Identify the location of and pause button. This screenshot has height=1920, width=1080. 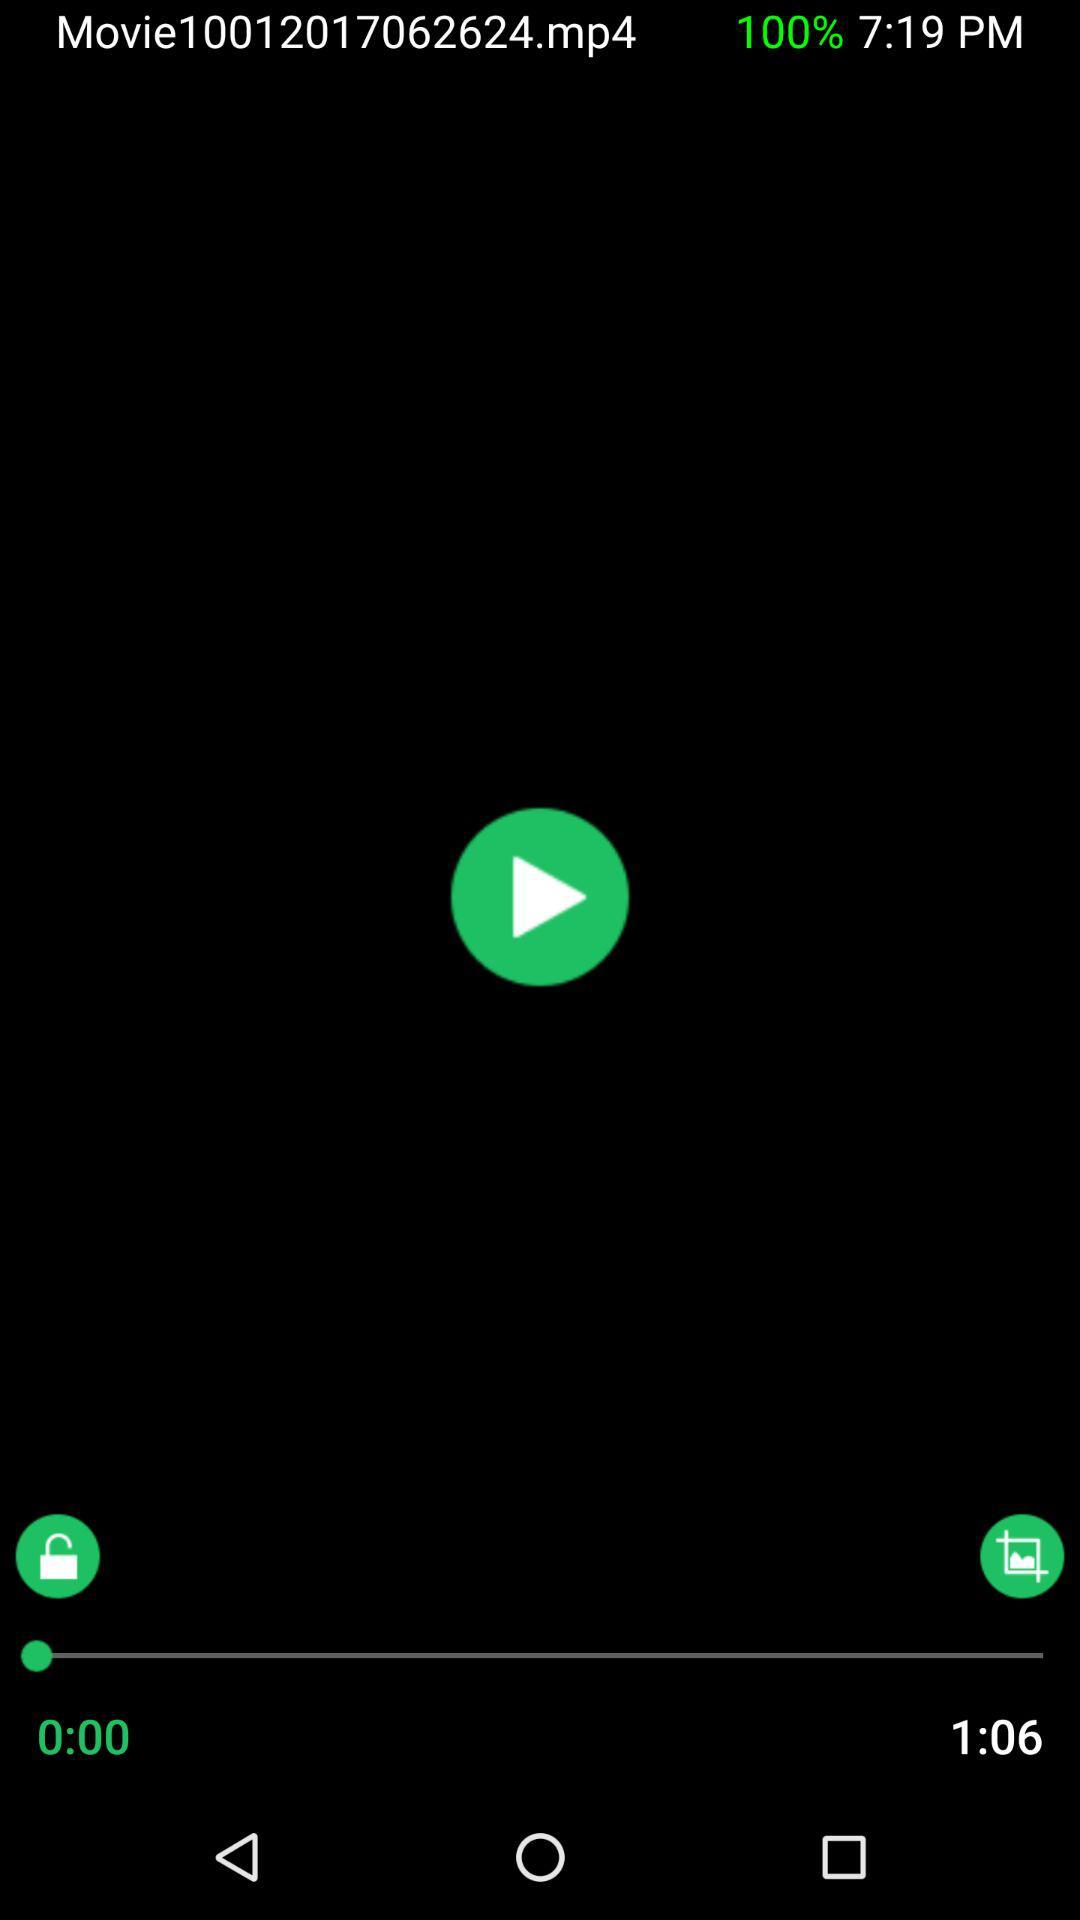
(540, 896).